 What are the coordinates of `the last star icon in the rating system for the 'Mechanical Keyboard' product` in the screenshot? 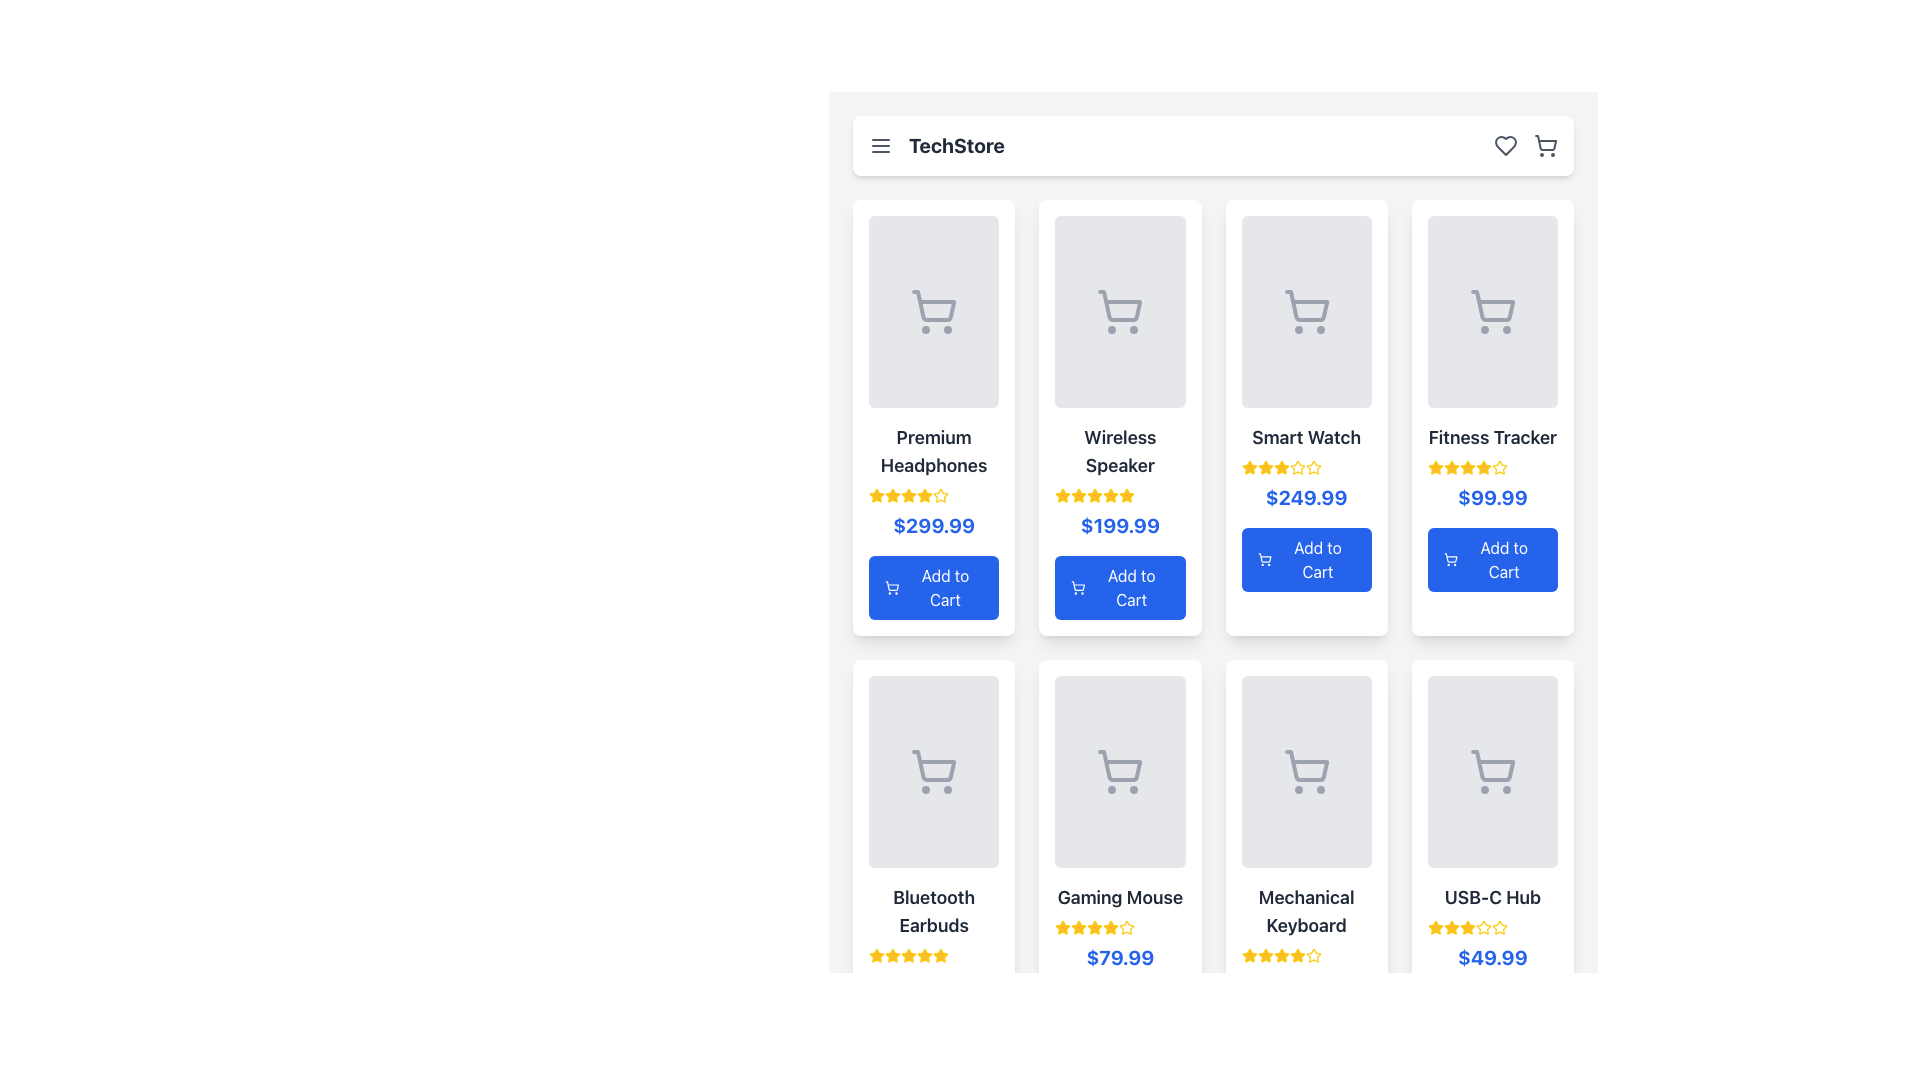 It's located at (1313, 954).